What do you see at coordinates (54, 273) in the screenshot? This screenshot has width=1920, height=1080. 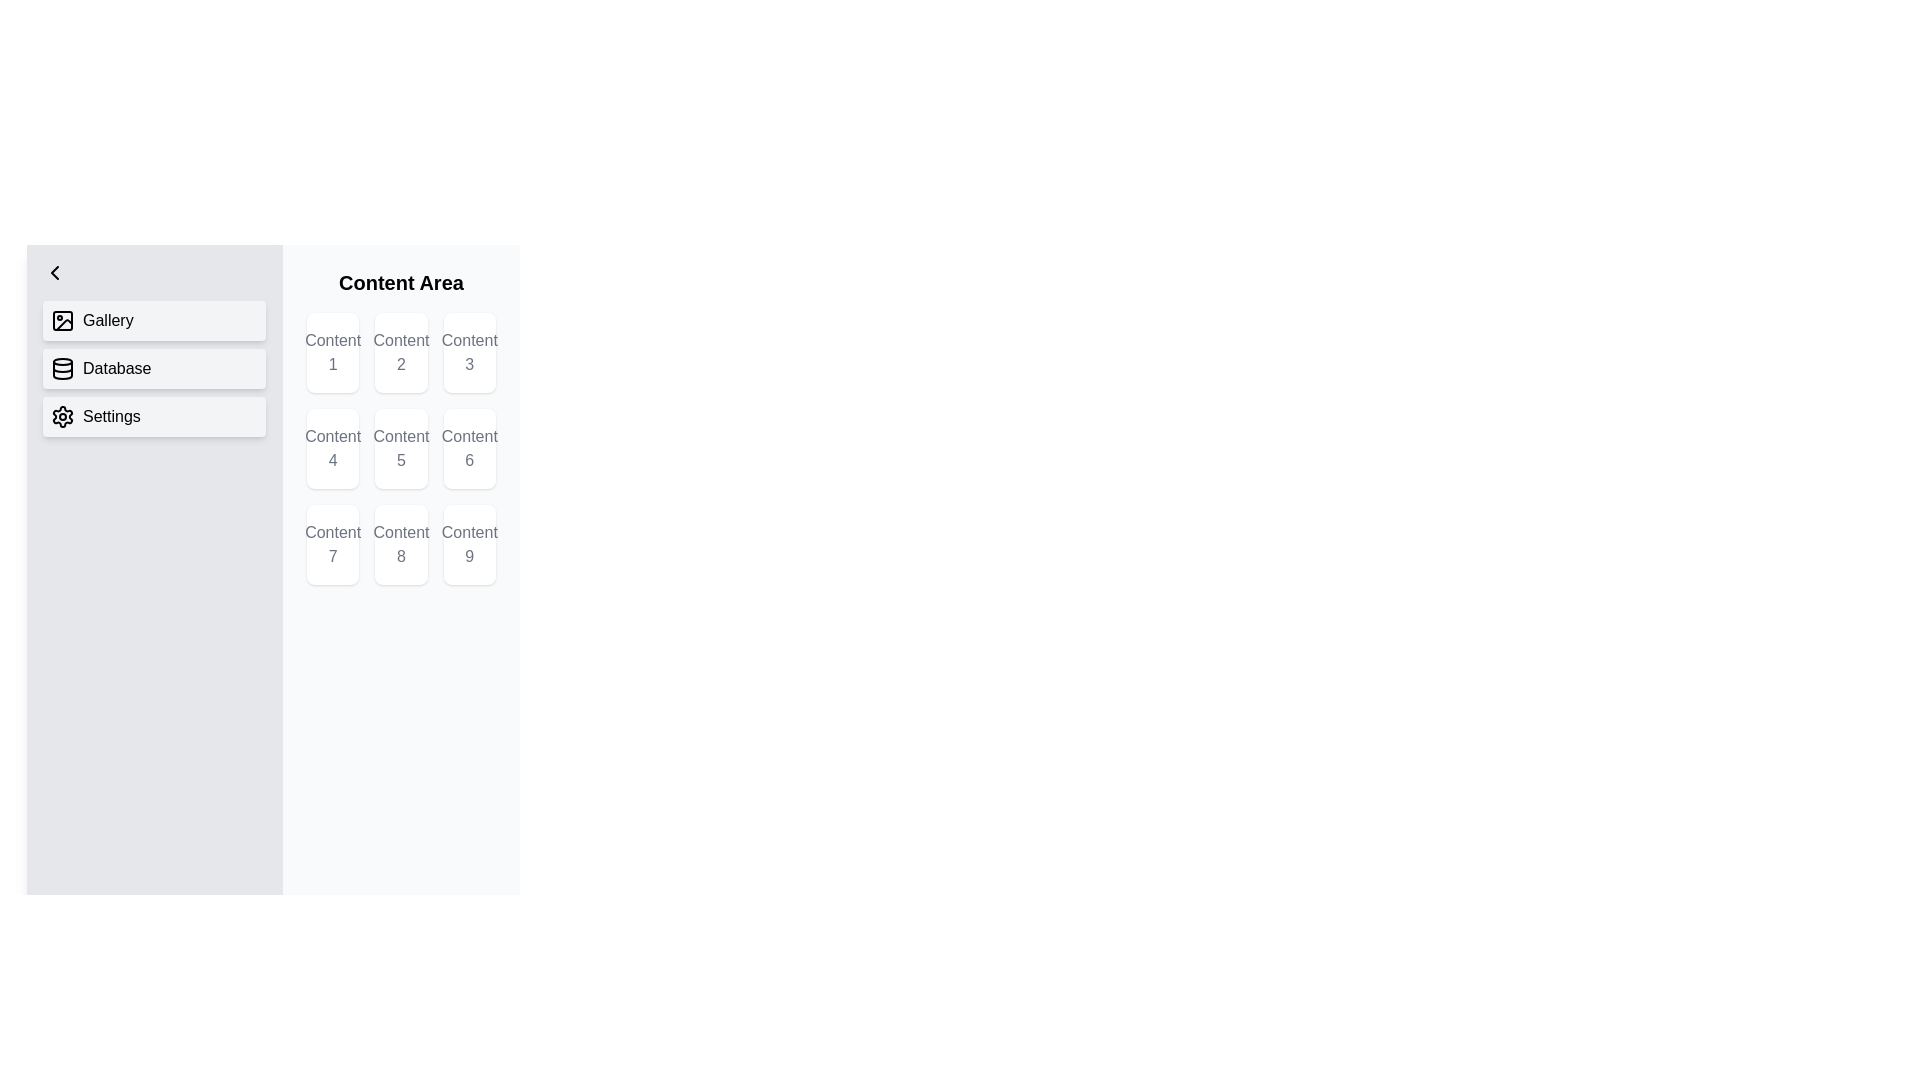 I see `the 'Menu' button located at the top-left section of the interface` at bounding box center [54, 273].